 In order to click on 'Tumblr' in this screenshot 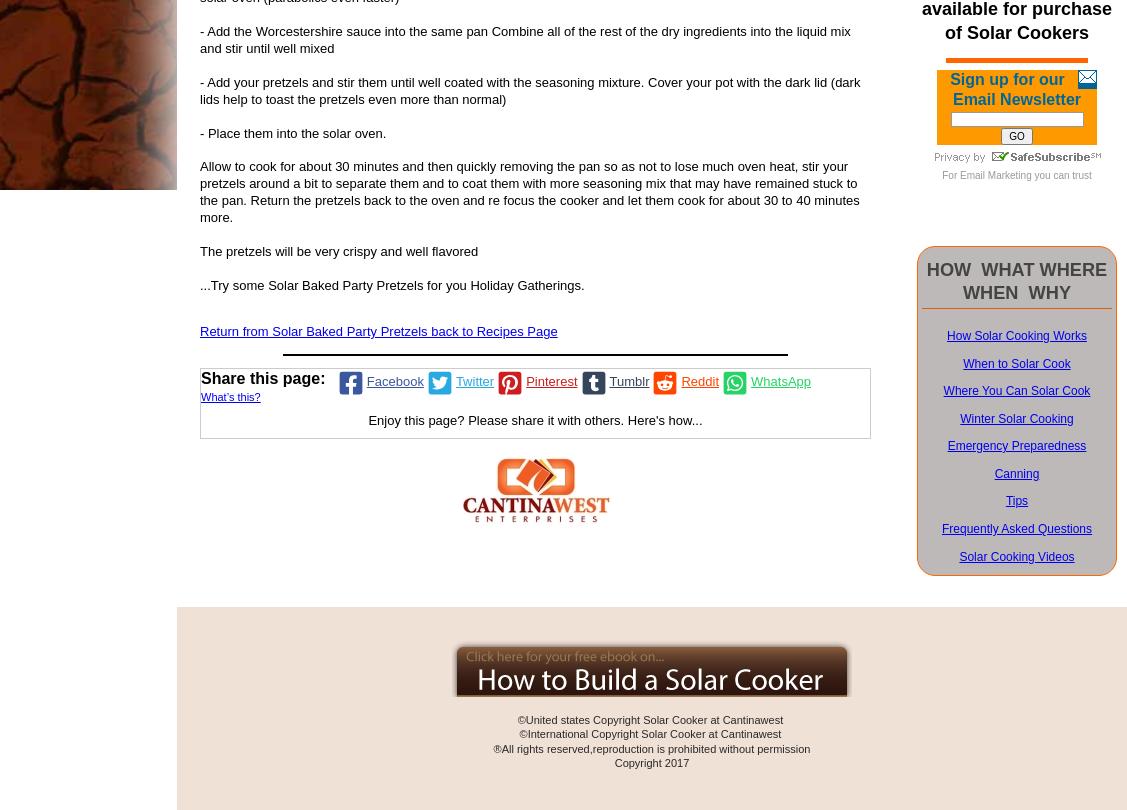, I will do `click(628, 380)`.